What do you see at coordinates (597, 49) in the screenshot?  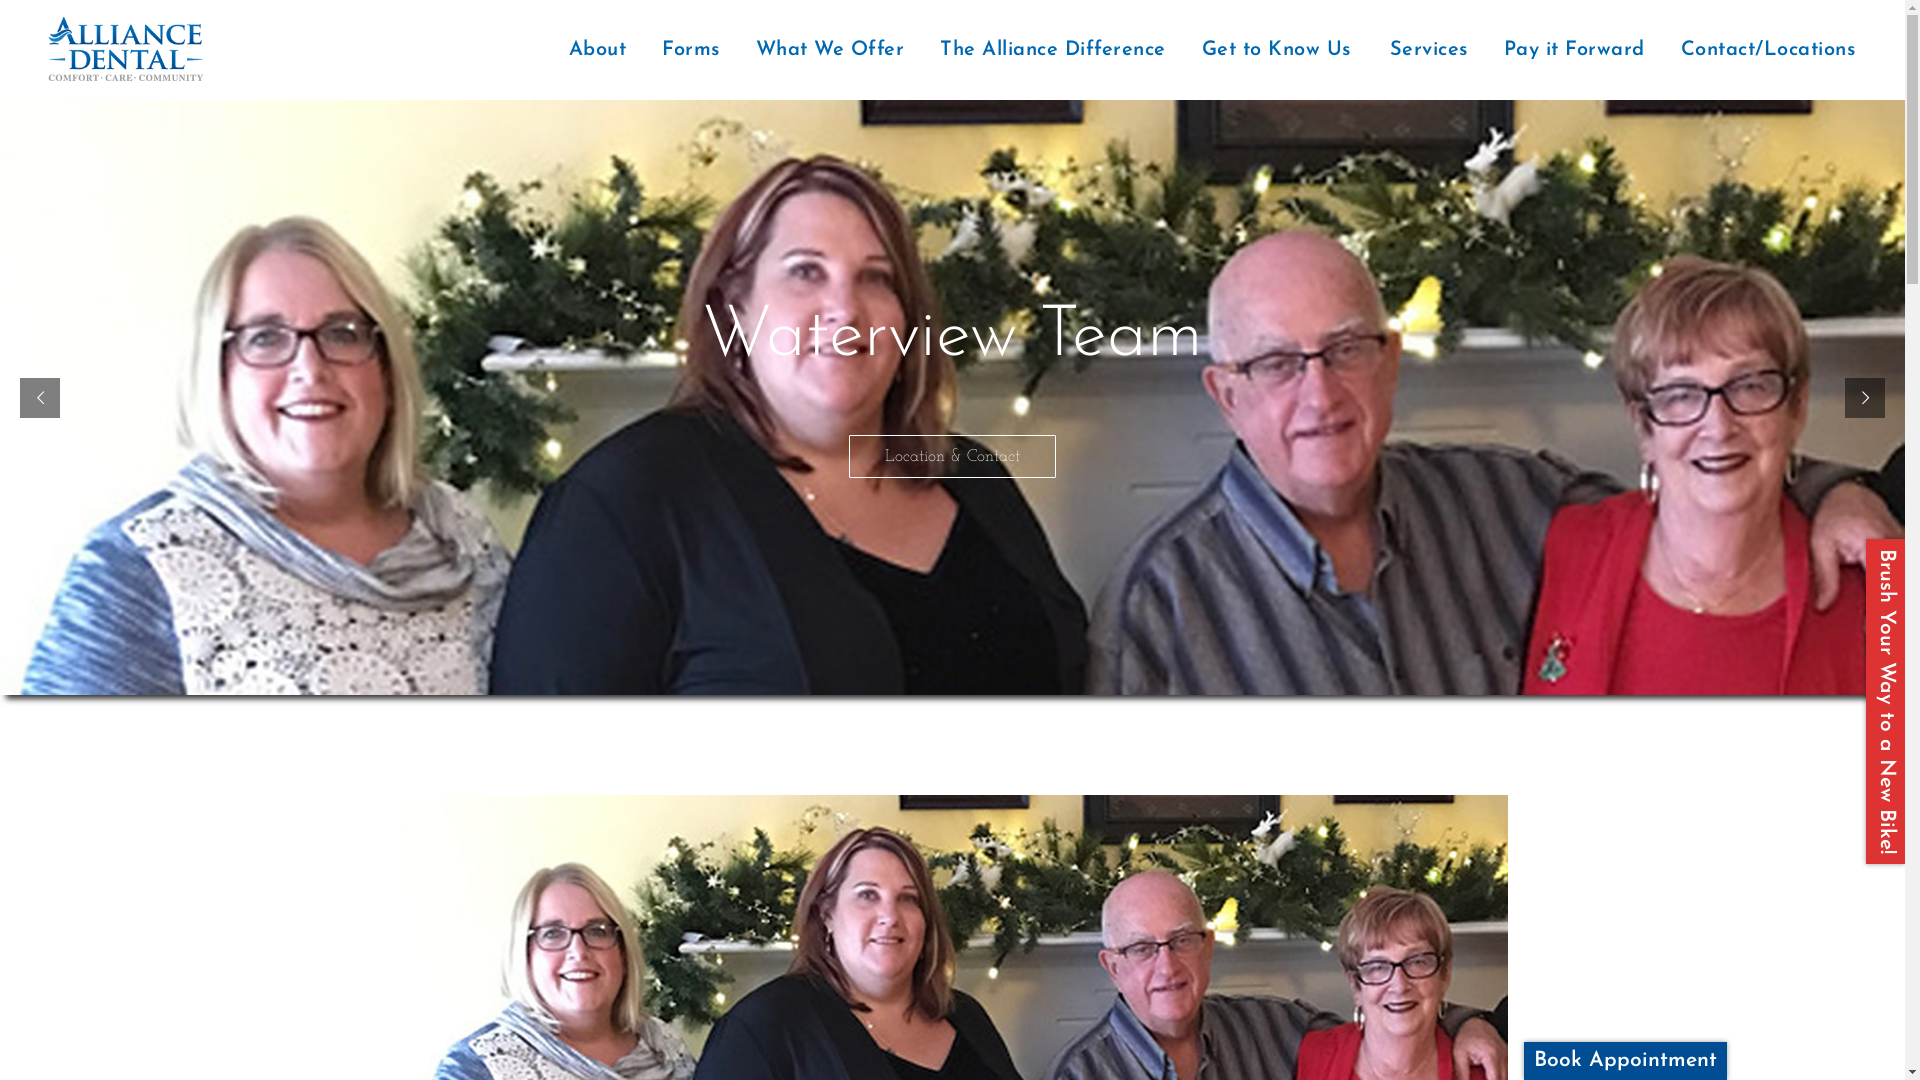 I see `'About'` at bounding box center [597, 49].